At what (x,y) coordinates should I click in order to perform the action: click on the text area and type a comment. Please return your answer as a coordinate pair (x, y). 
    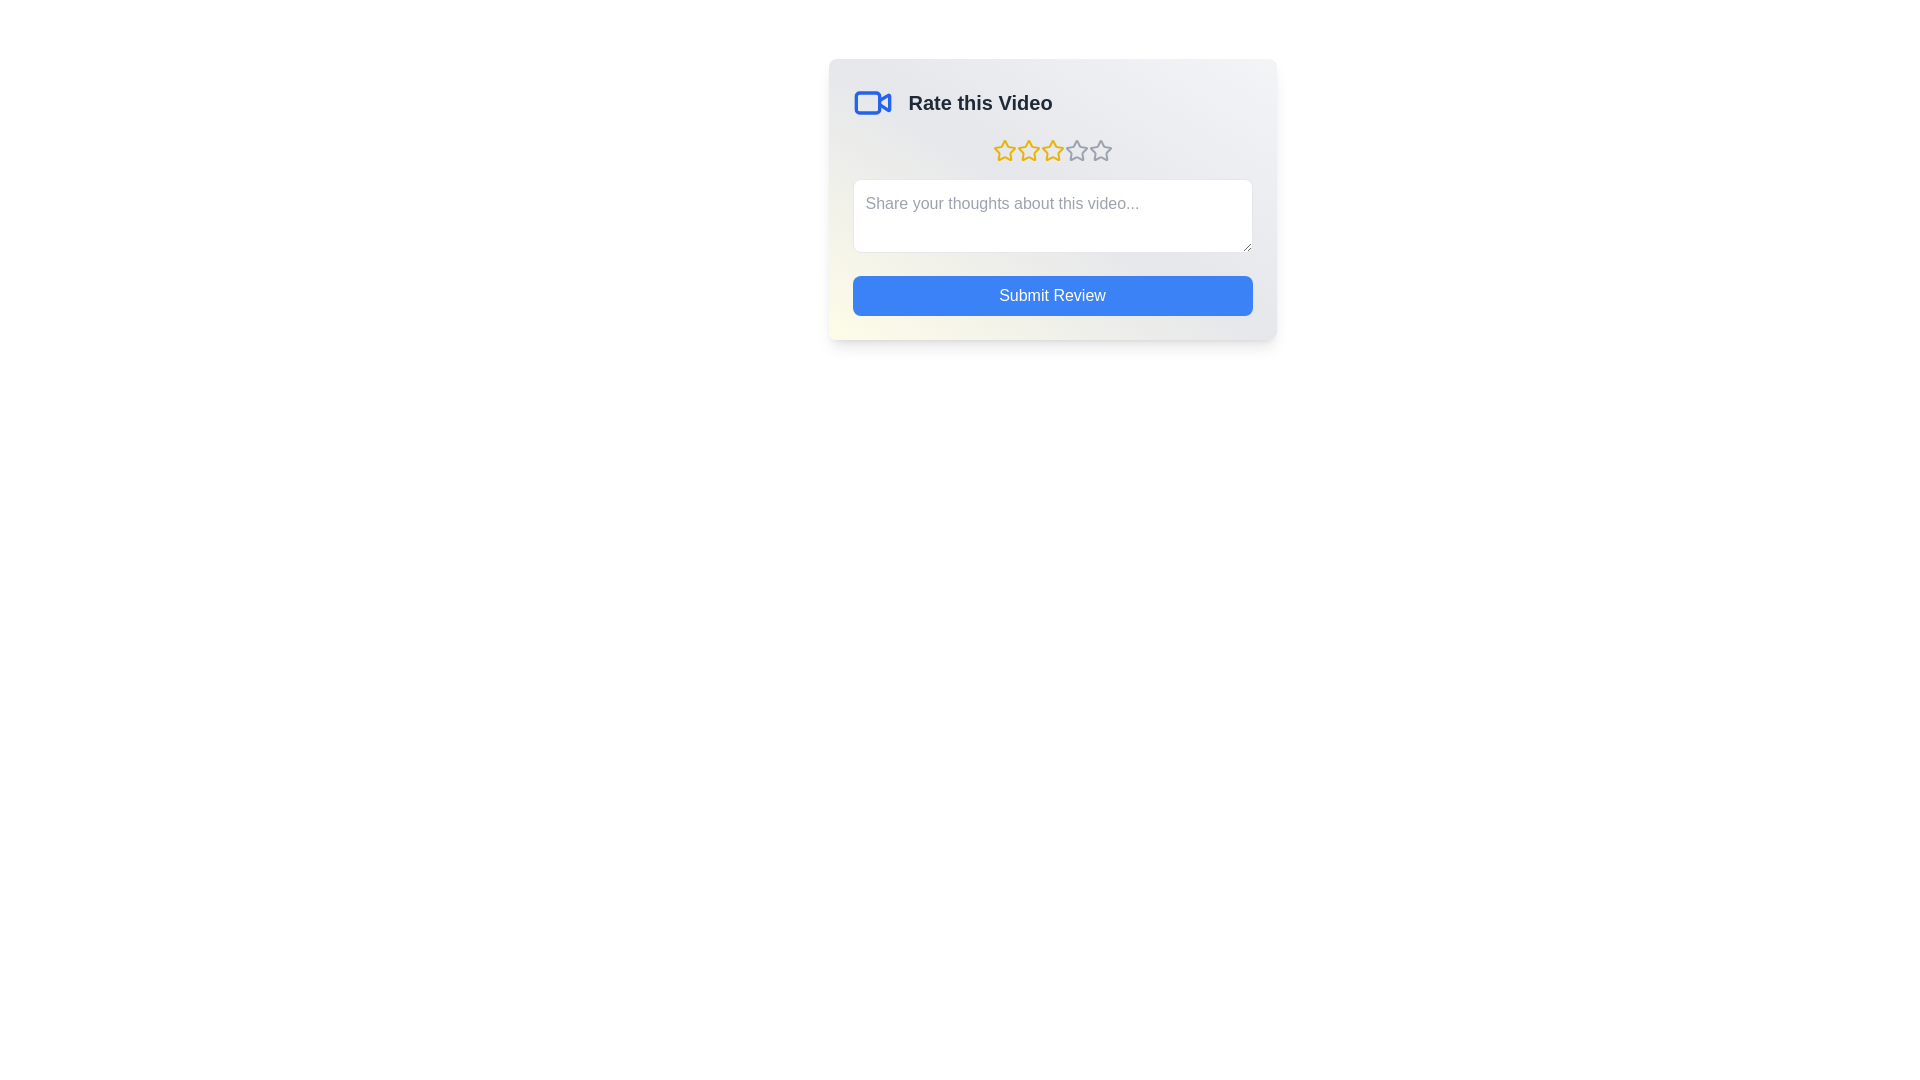
    Looking at the image, I should click on (1051, 216).